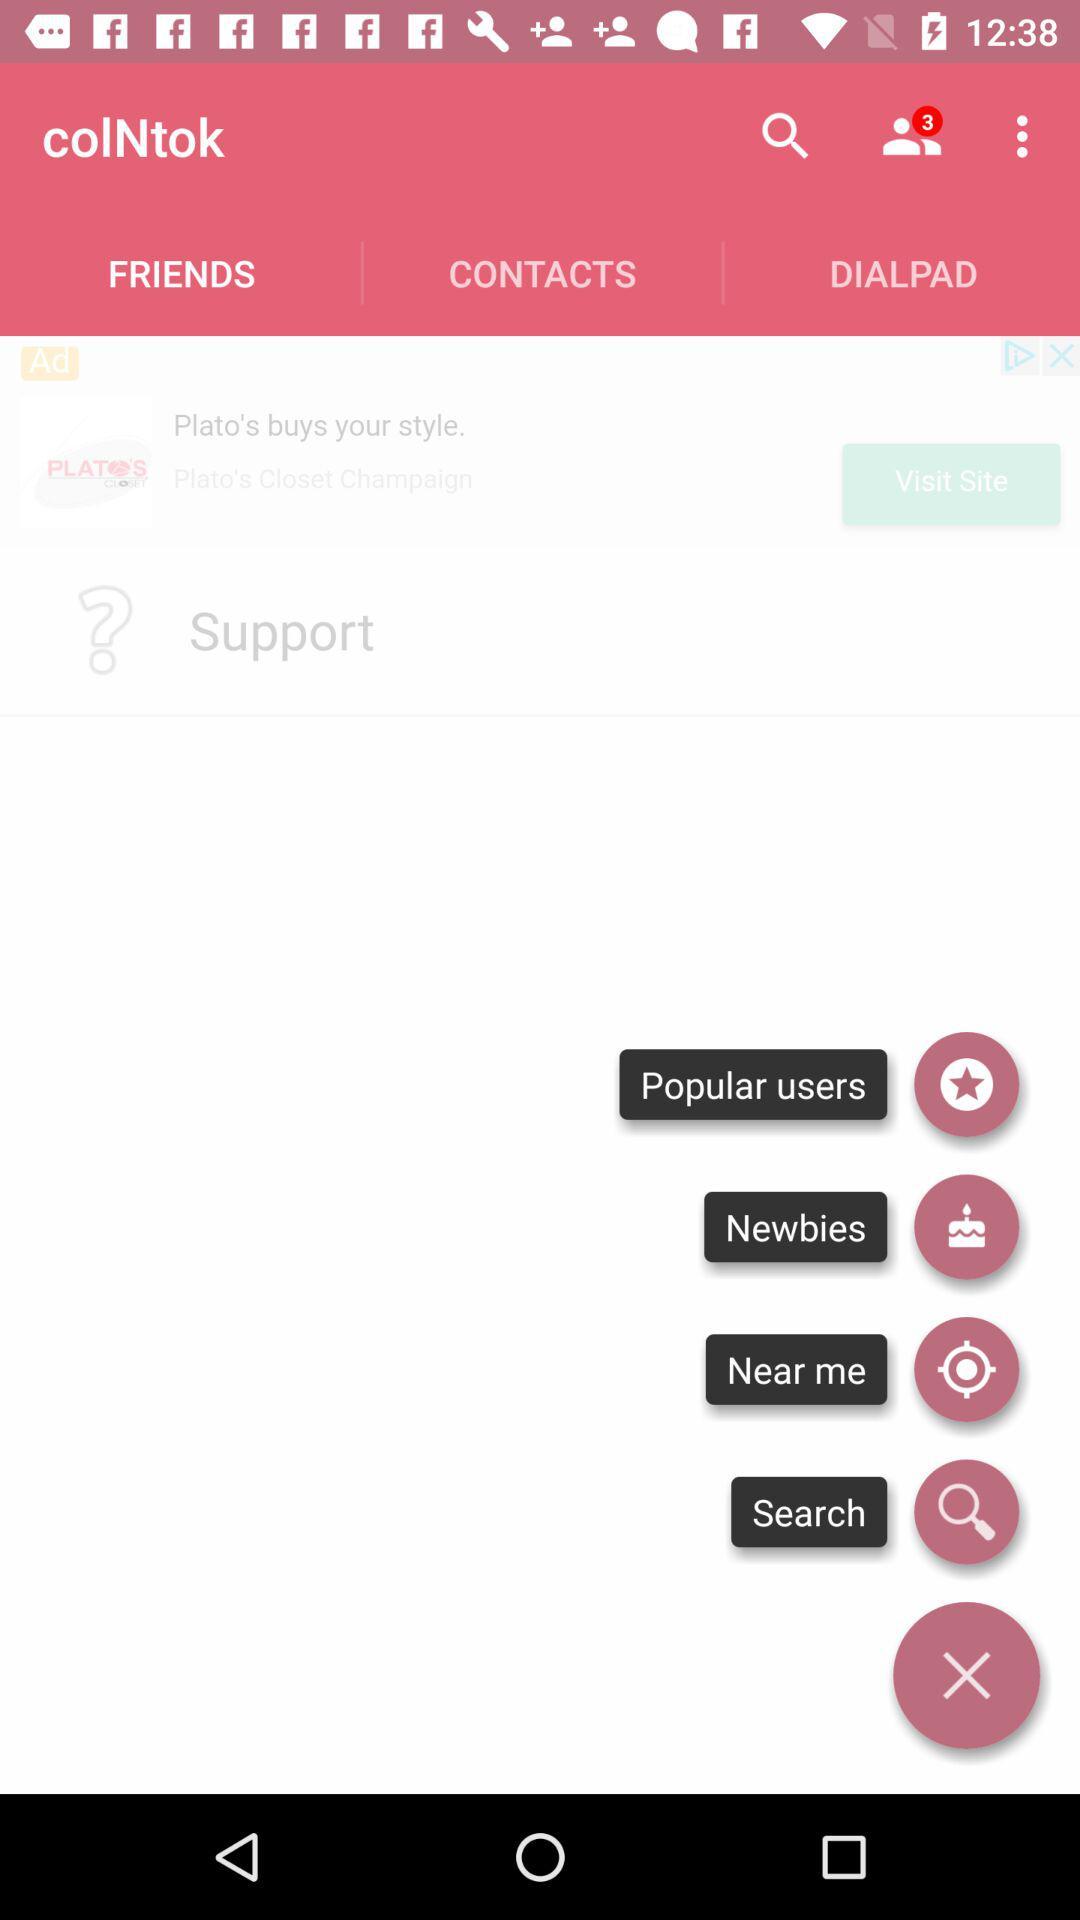  I want to click on list, so click(965, 1083).